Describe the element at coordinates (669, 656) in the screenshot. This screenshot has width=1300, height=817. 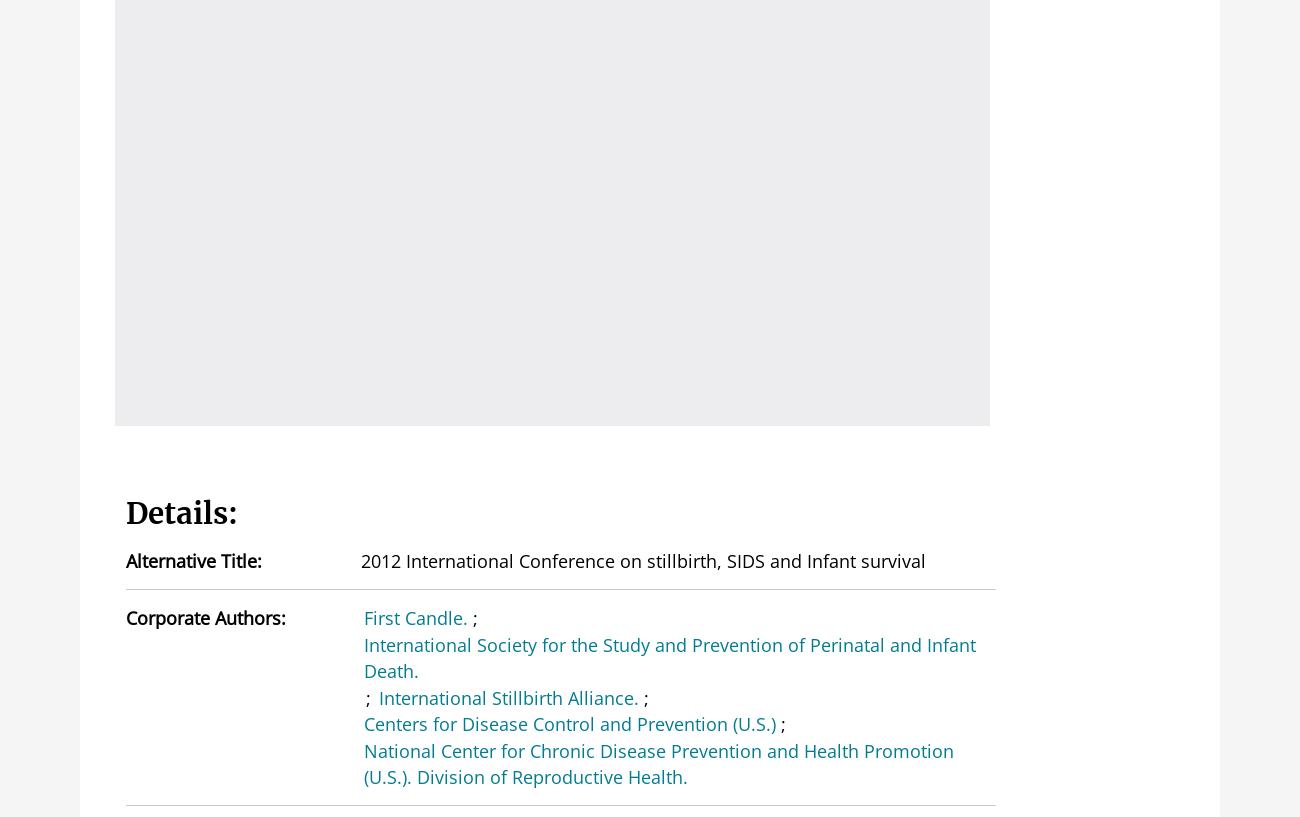
I see `'International Society for the Study and Prevention of Perinatal and Infant Death.'` at that location.